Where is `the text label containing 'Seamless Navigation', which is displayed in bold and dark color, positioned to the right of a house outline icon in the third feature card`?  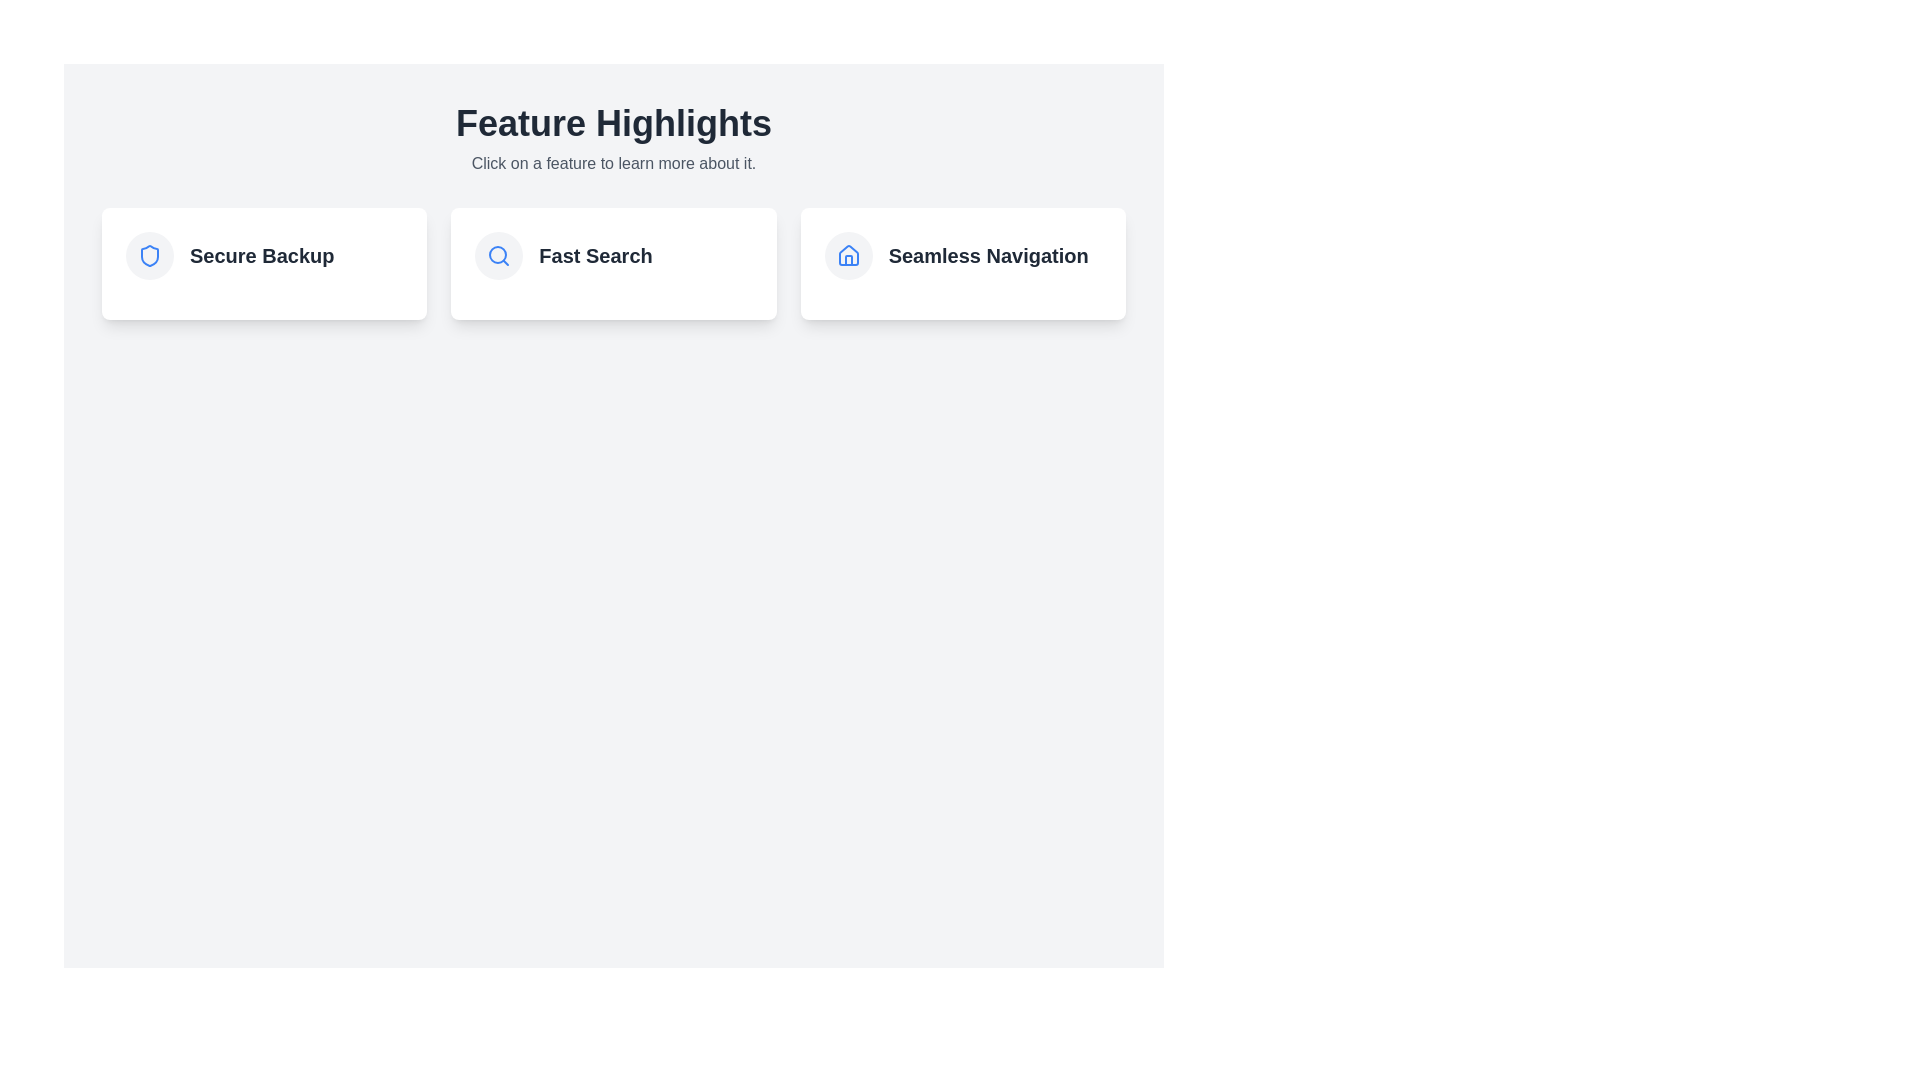 the text label containing 'Seamless Navigation', which is displayed in bold and dark color, positioned to the right of a house outline icon in the third feature card is located at coordinates (988, 254).